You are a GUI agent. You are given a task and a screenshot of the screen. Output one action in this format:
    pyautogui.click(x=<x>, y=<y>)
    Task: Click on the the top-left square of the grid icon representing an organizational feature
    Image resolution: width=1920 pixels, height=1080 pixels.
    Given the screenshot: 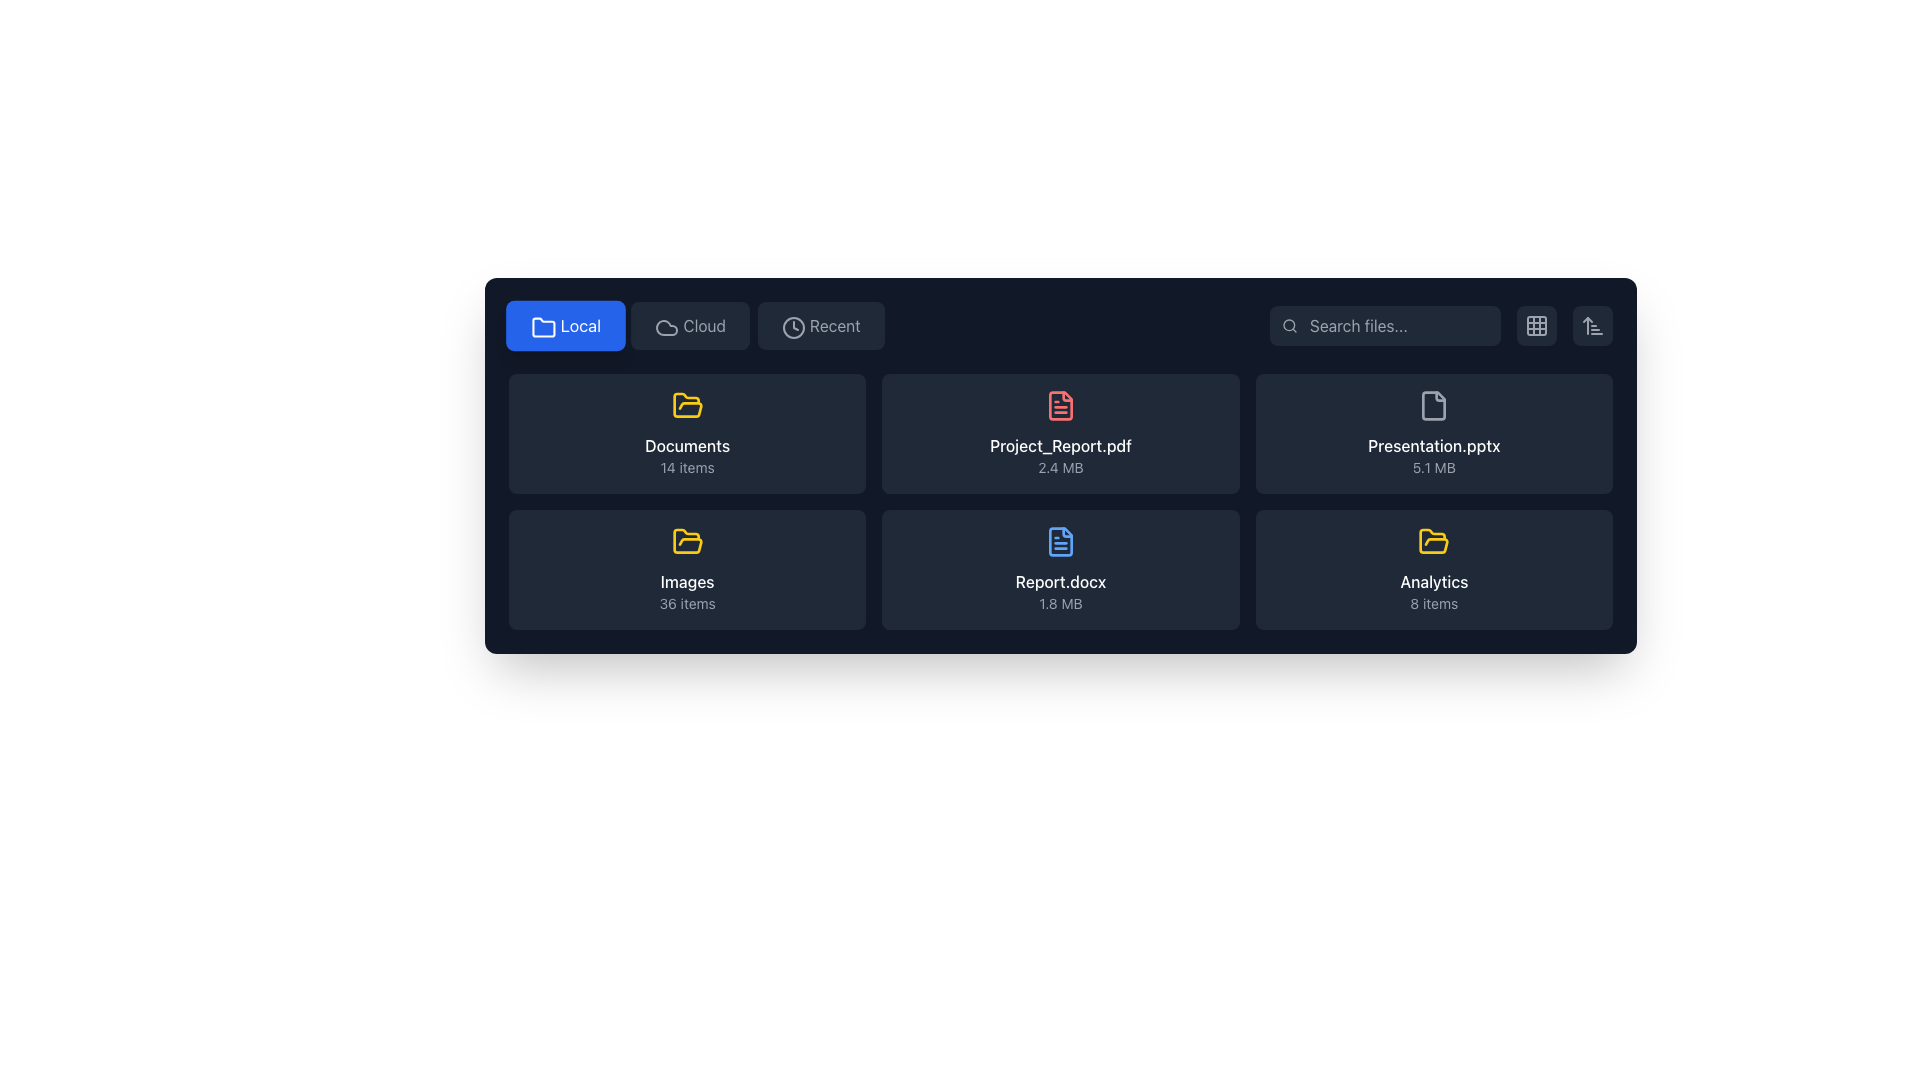 What is the action you would take?
    pyautogui.click(x=1535, y=325)
    